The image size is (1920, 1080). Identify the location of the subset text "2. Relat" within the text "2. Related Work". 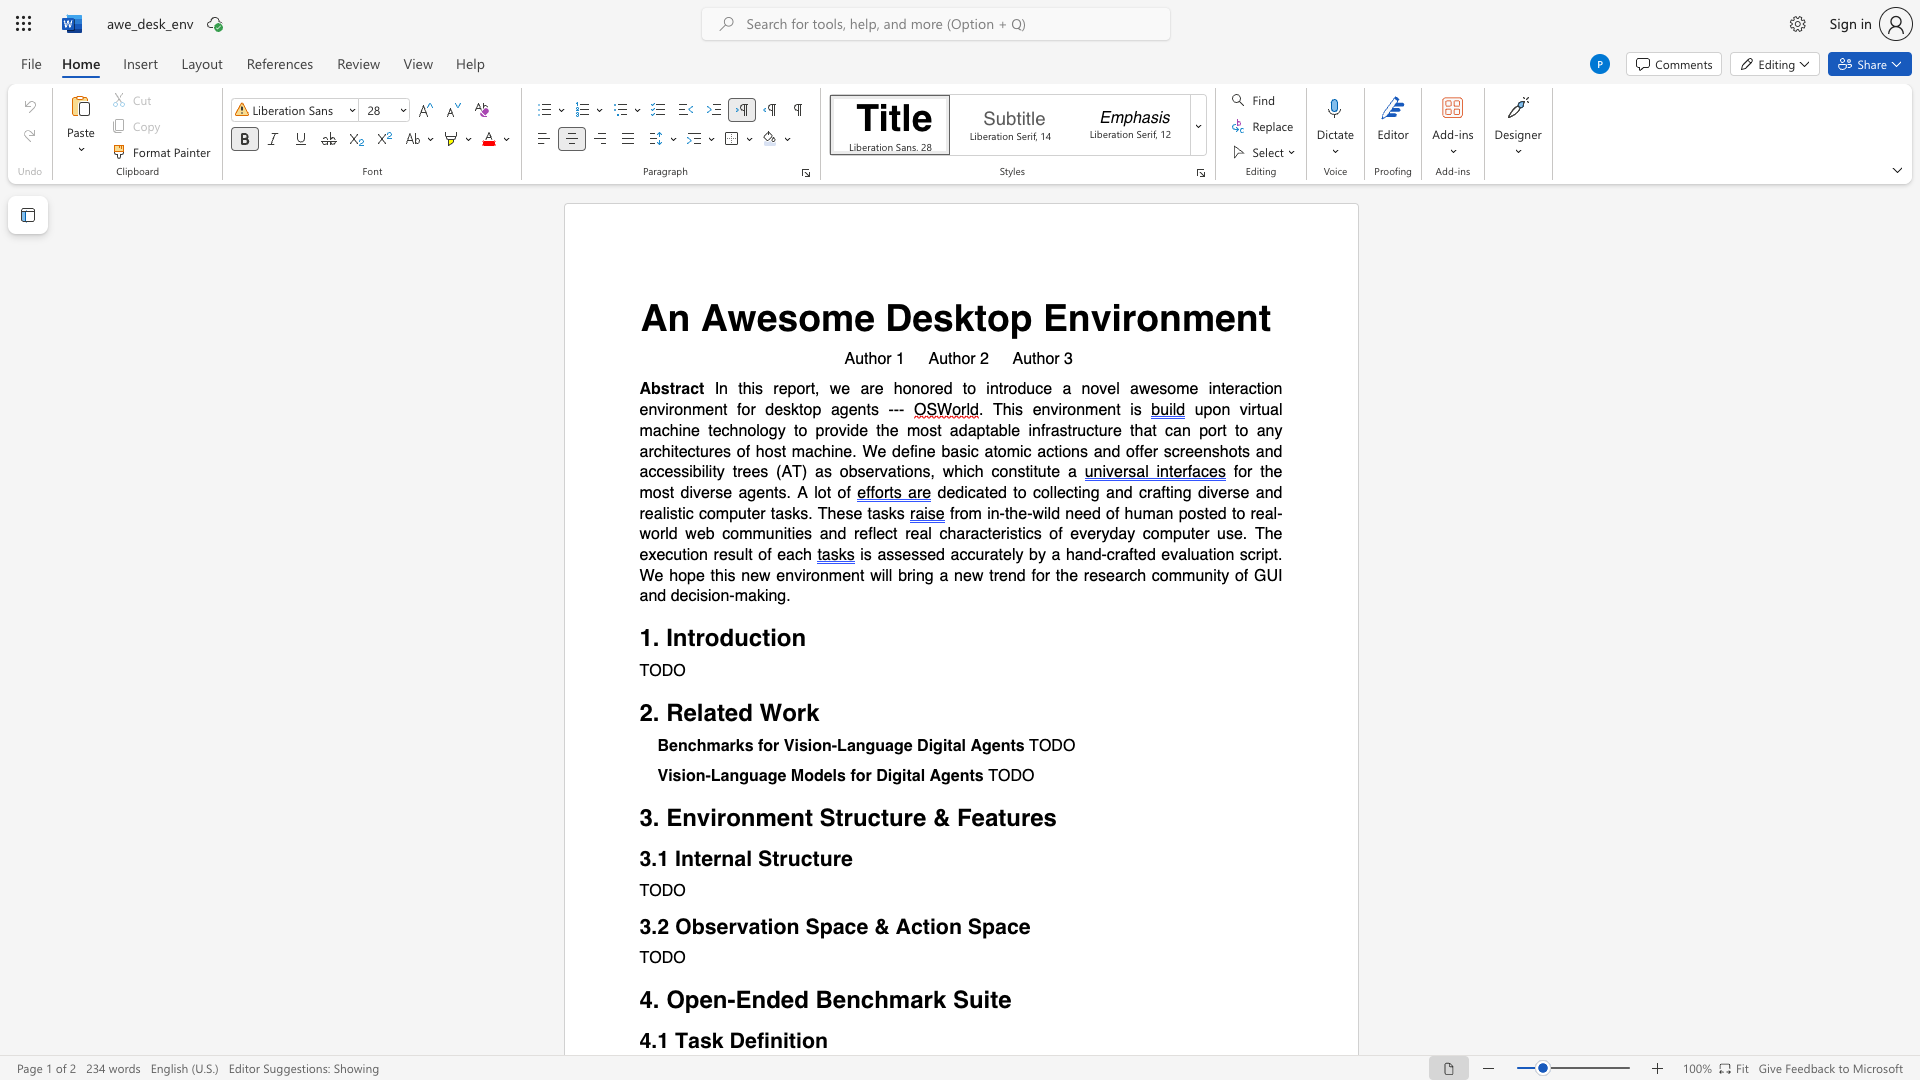
(638, 712).